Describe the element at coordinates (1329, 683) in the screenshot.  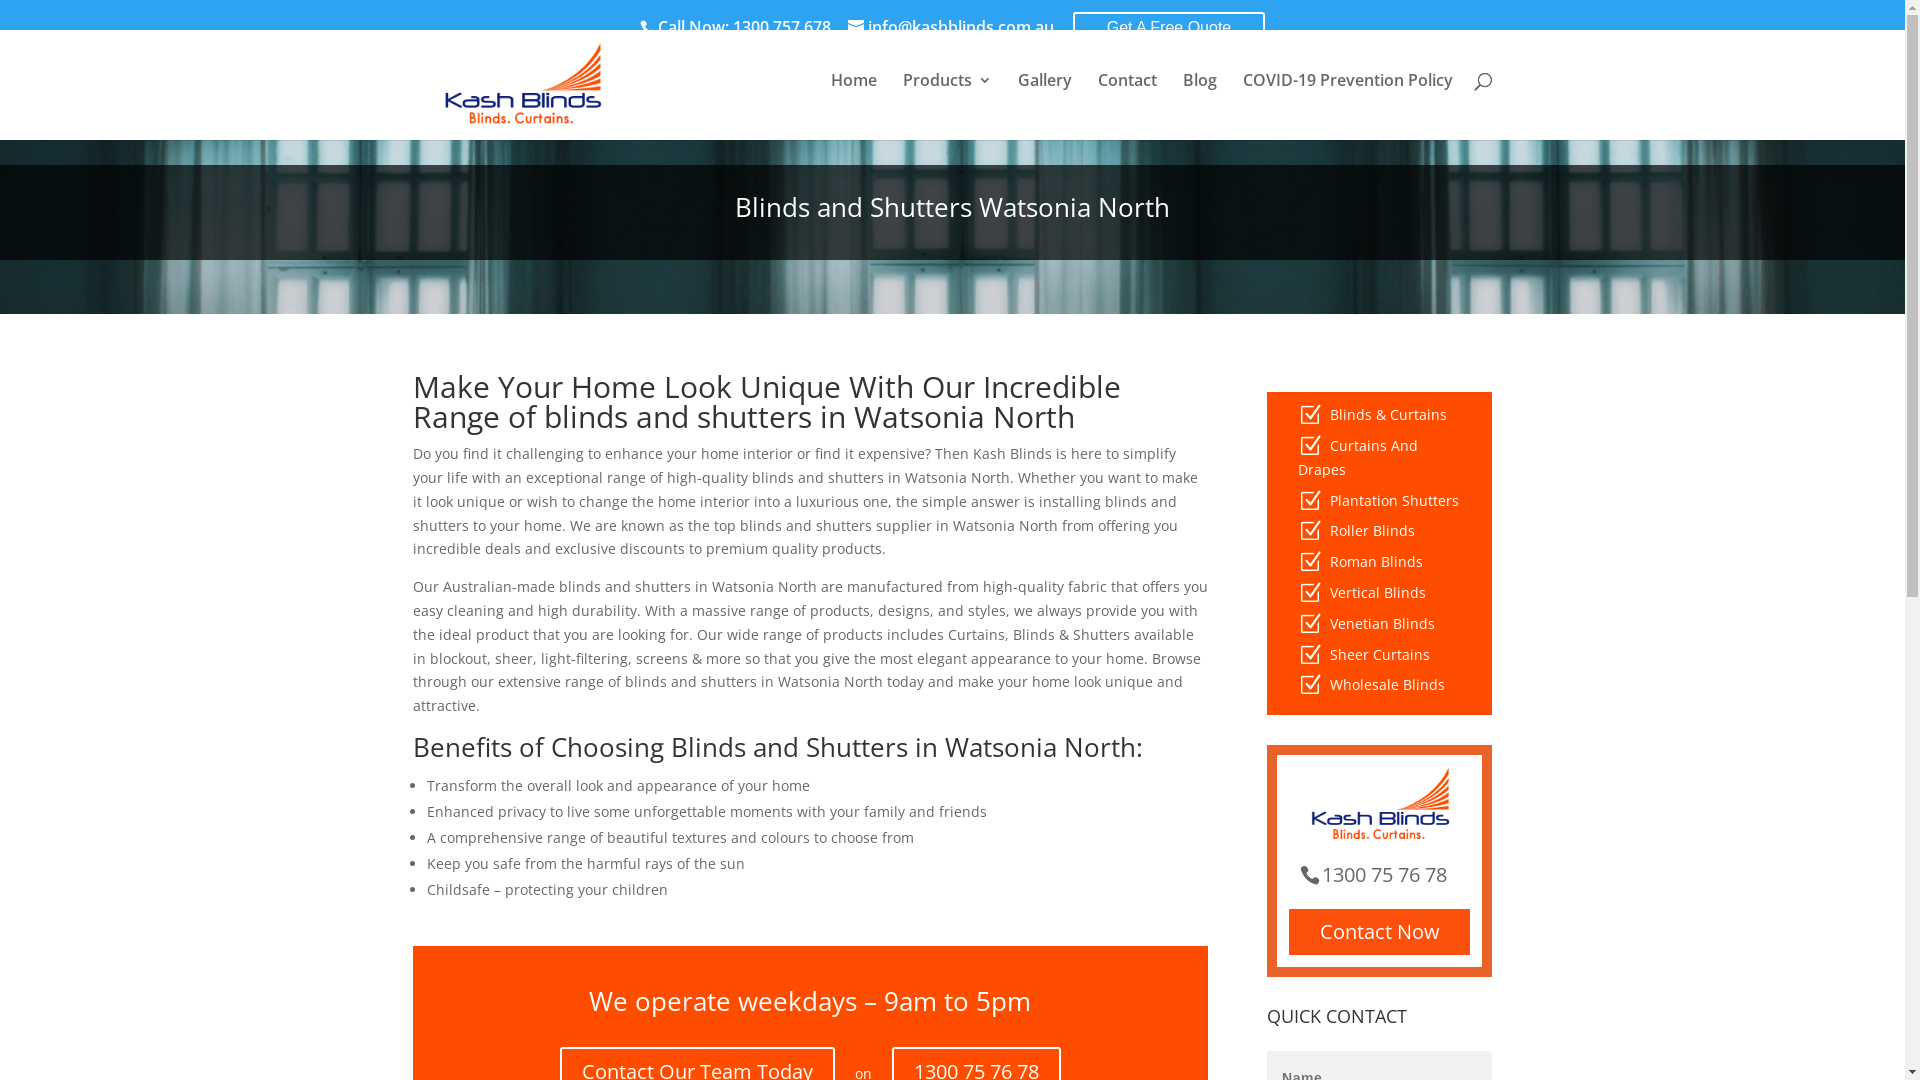
I see `'Wholesale Blinds'` at that location.